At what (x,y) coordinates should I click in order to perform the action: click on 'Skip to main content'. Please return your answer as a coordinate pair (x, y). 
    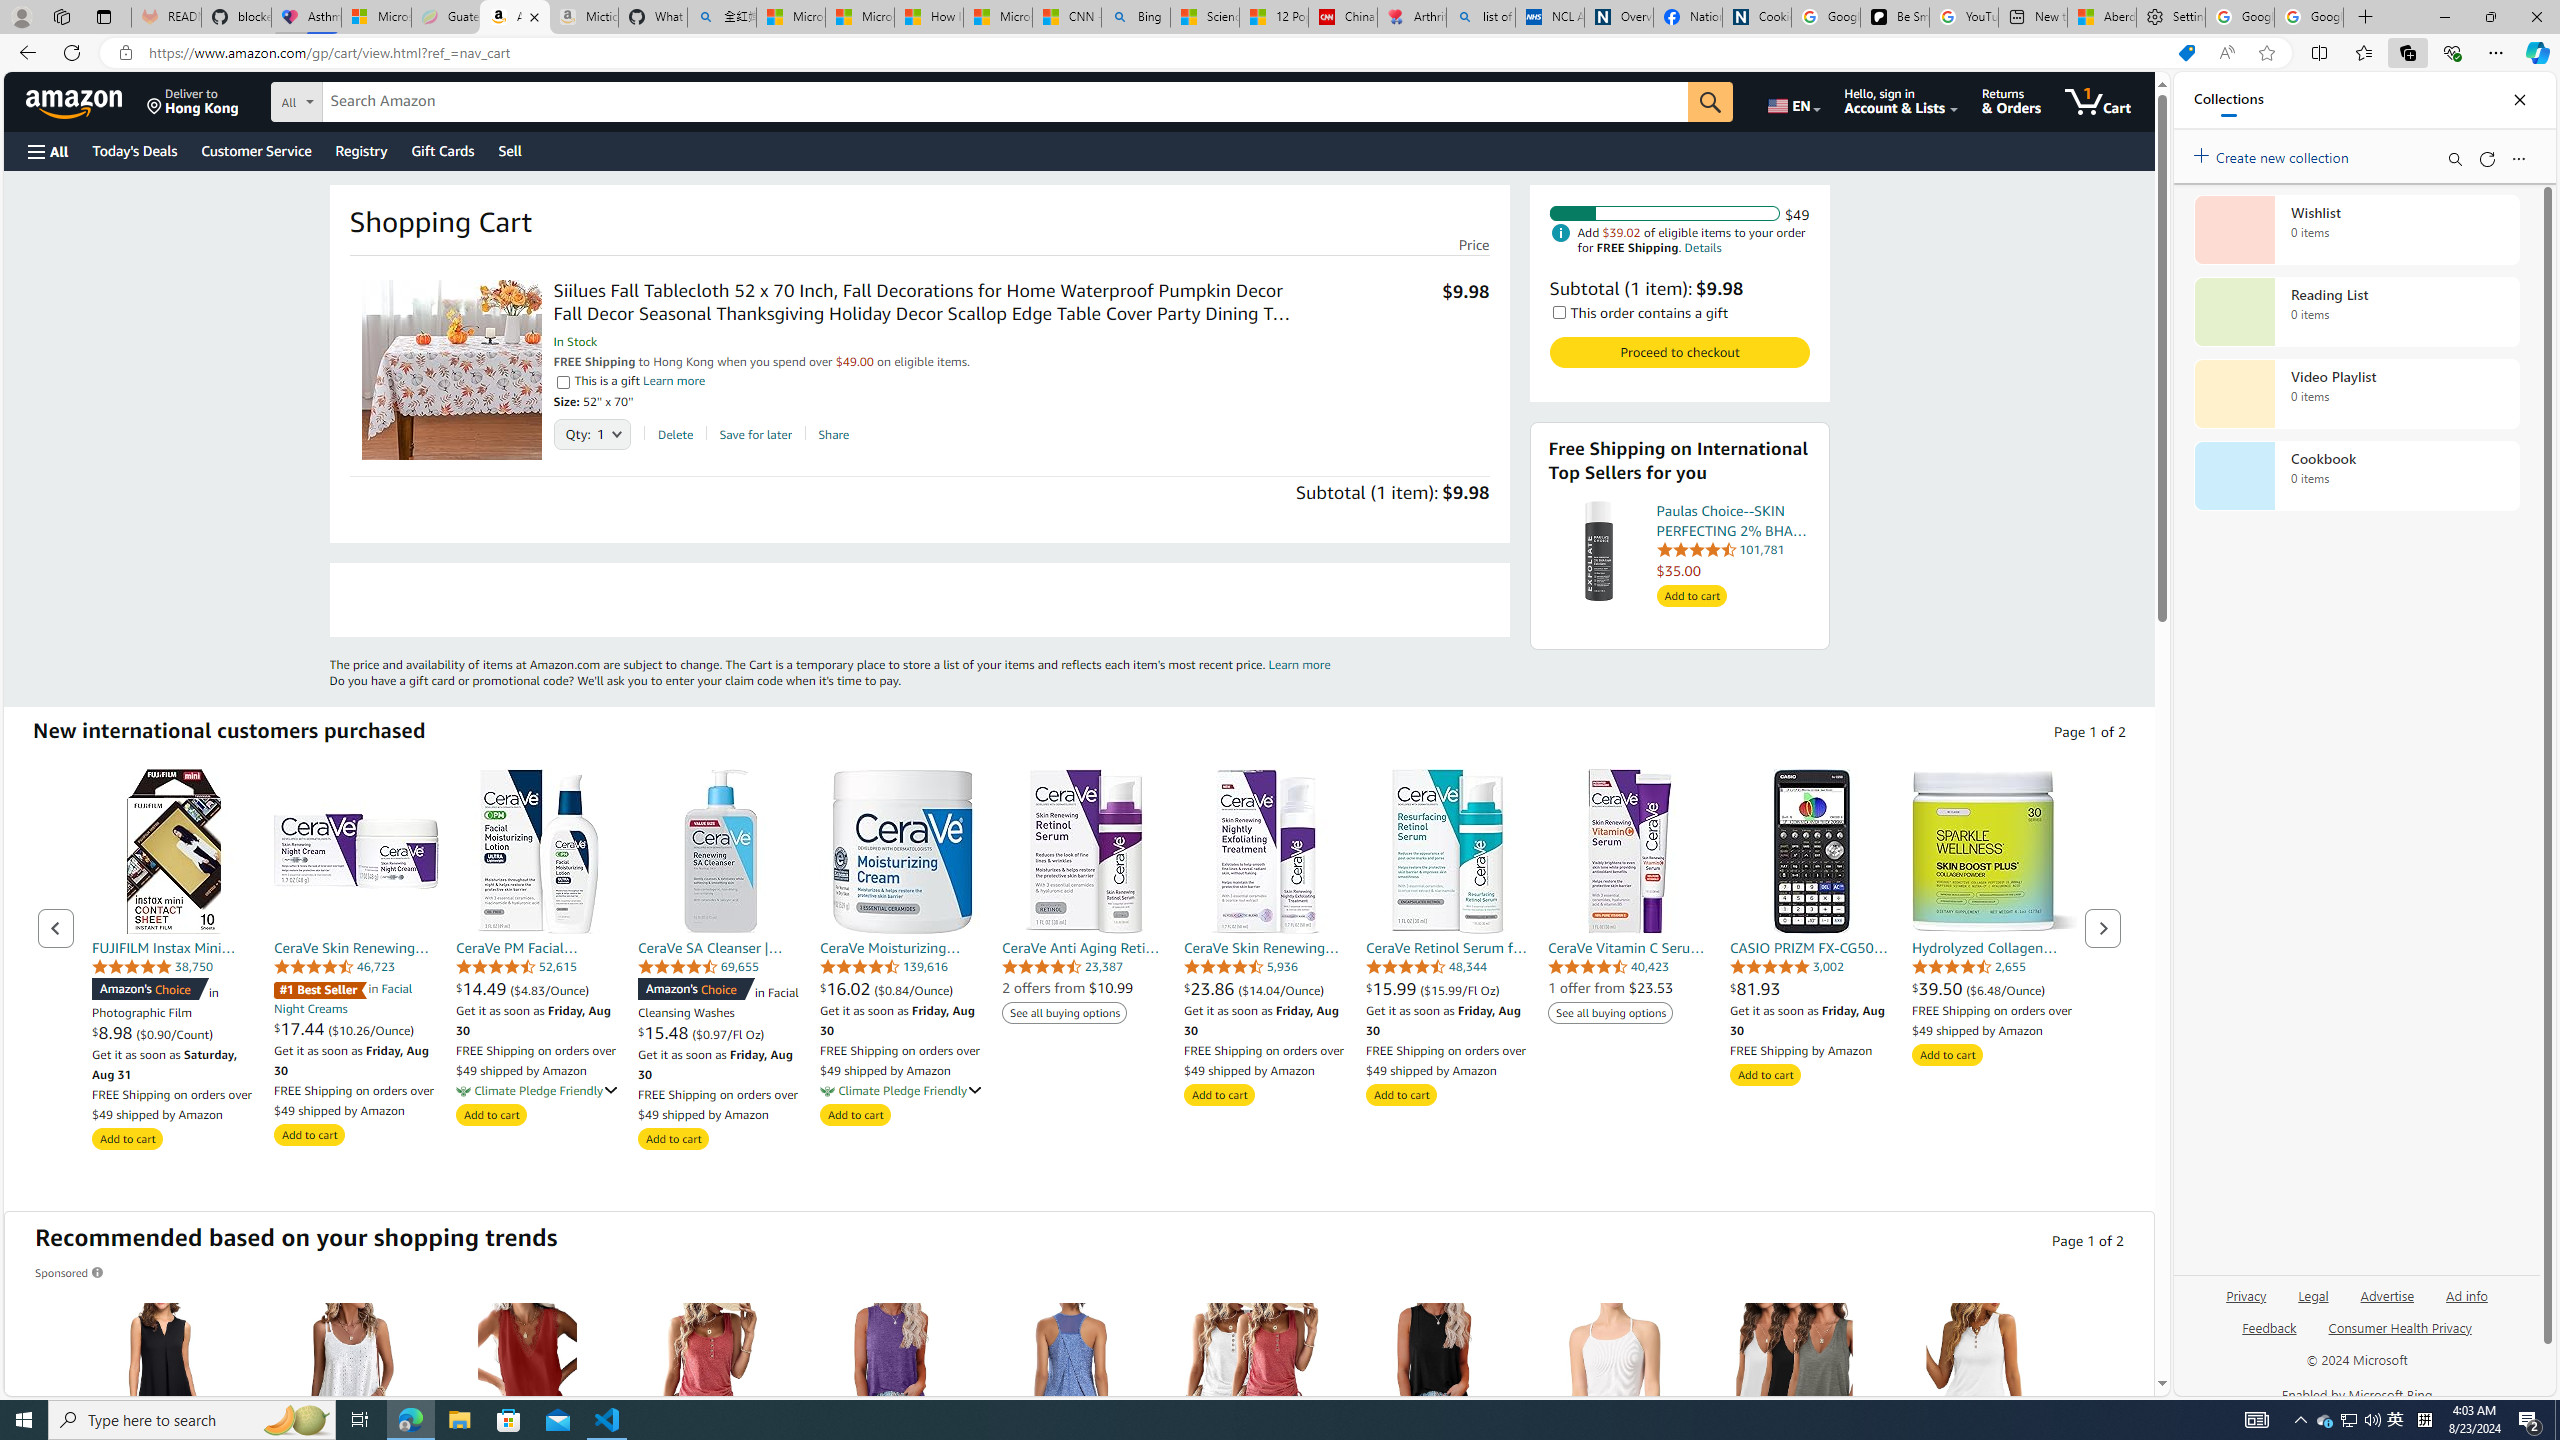
    Looking at the image, I should click on (85, 99).